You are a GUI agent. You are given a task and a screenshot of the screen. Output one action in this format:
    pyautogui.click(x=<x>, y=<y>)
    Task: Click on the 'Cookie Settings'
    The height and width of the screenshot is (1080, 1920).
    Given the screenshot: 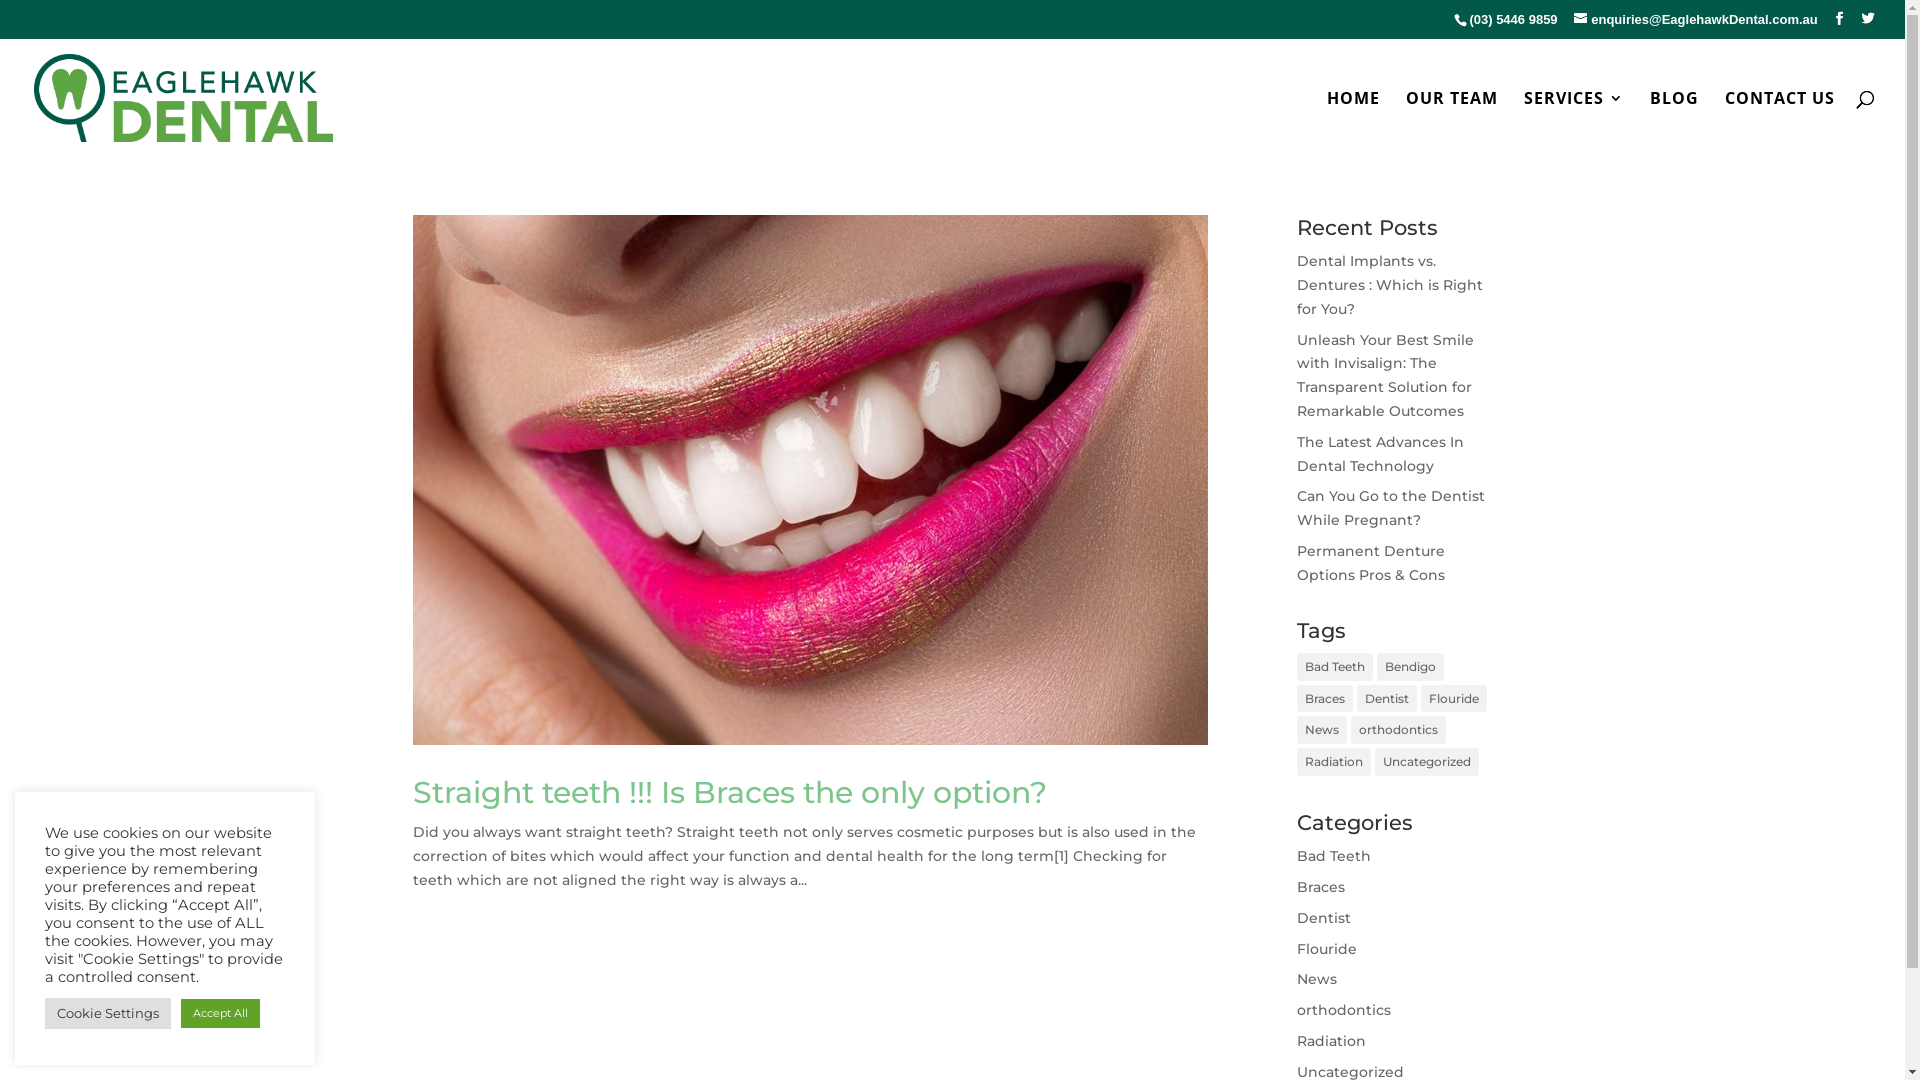 What is the action you would take?
    pyautogui.click(x=107, y=1013)
    